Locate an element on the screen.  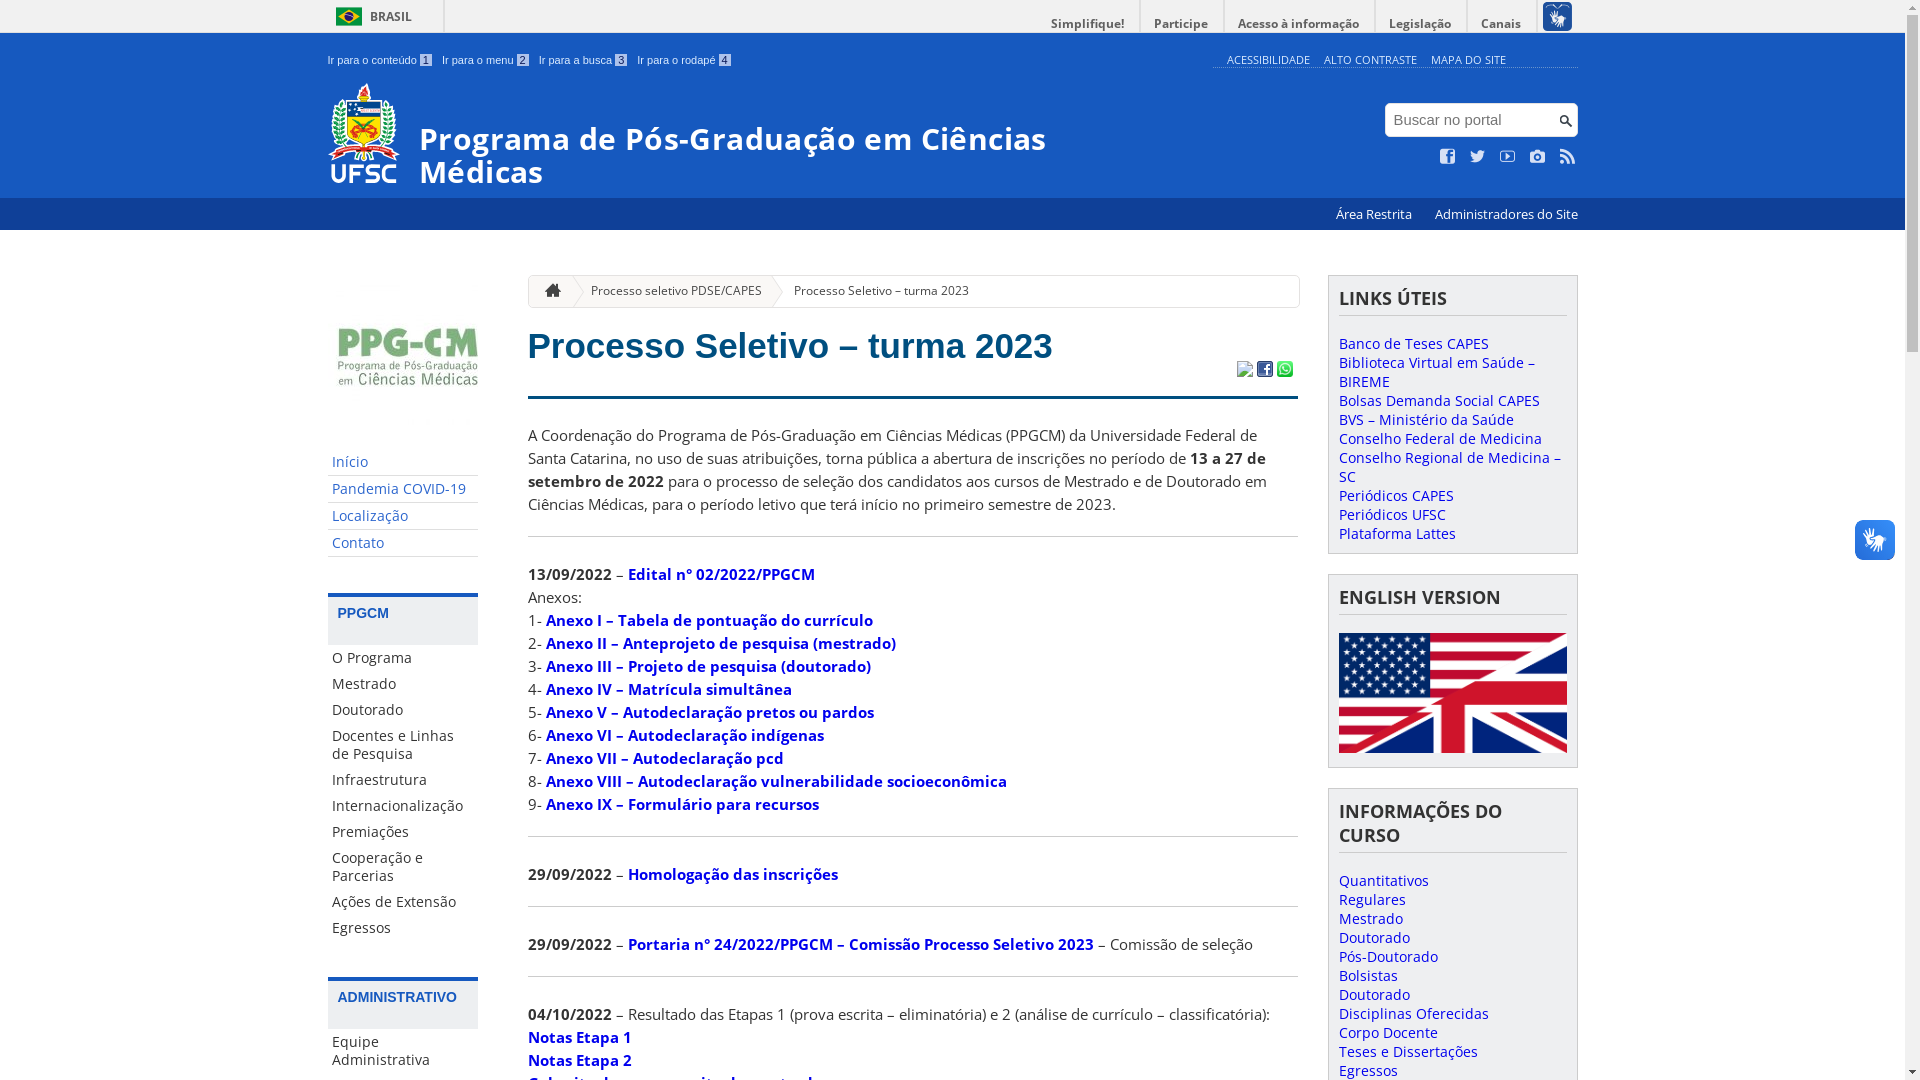
'MAPA DO SITE' is located at coordinates (1429, 58).